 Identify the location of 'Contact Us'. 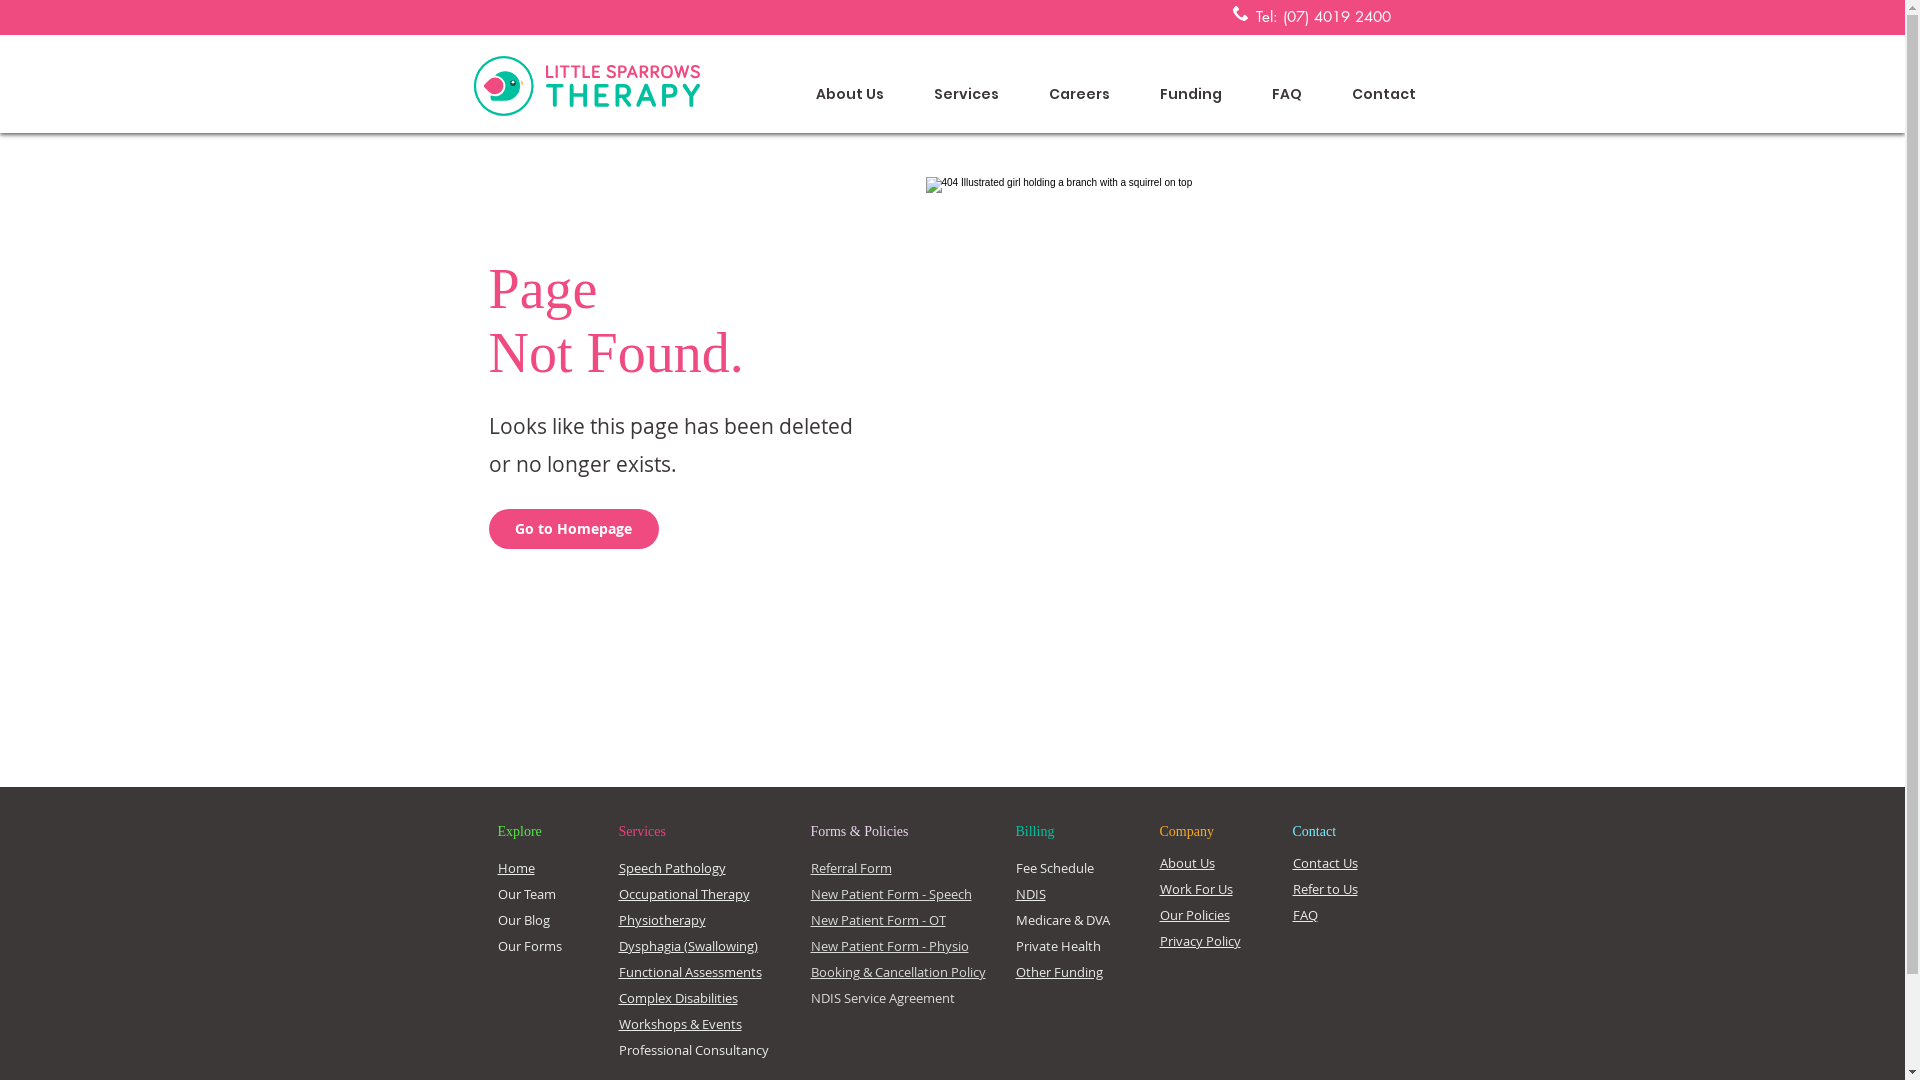
(1324, 862).